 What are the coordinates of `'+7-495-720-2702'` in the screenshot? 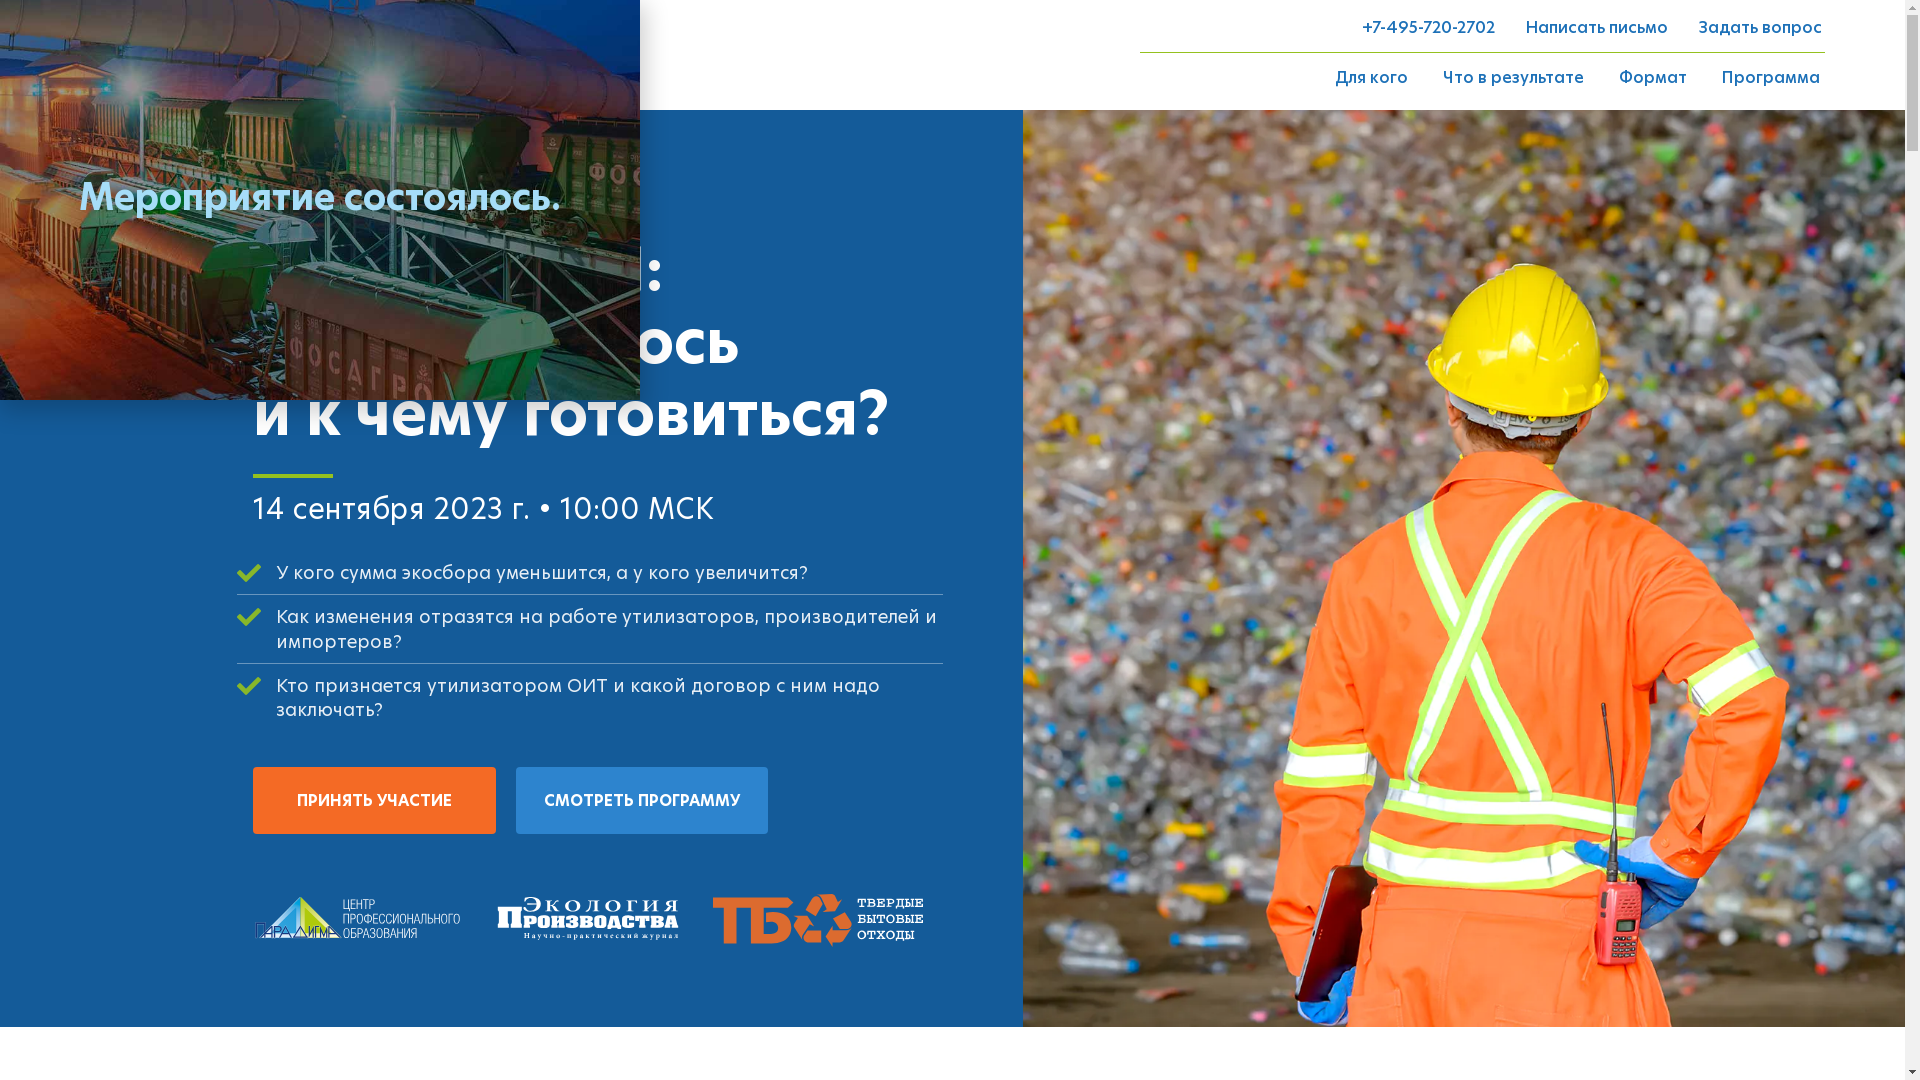 It's located at (1427, 27).